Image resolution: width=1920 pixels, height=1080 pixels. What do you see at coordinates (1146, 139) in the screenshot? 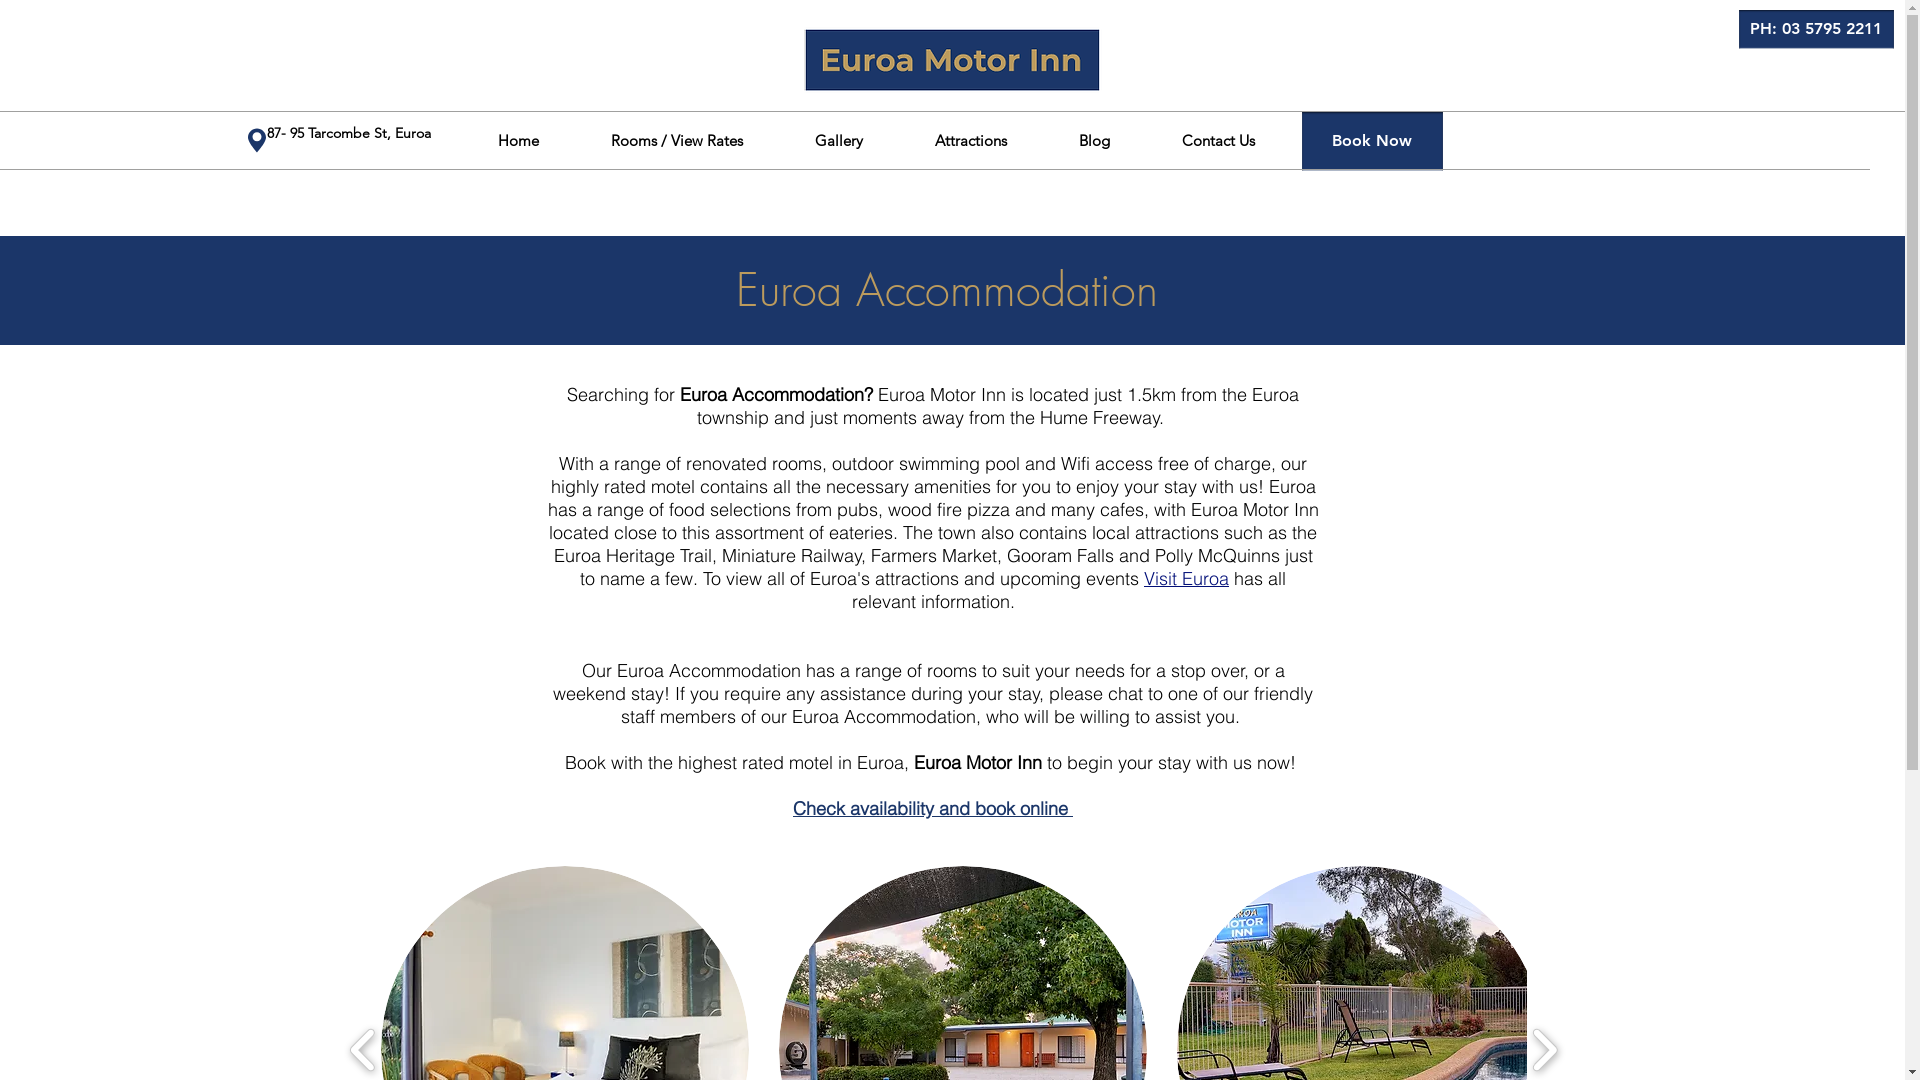
I see `'Contact Us'` at bounding box center [1146, 139].